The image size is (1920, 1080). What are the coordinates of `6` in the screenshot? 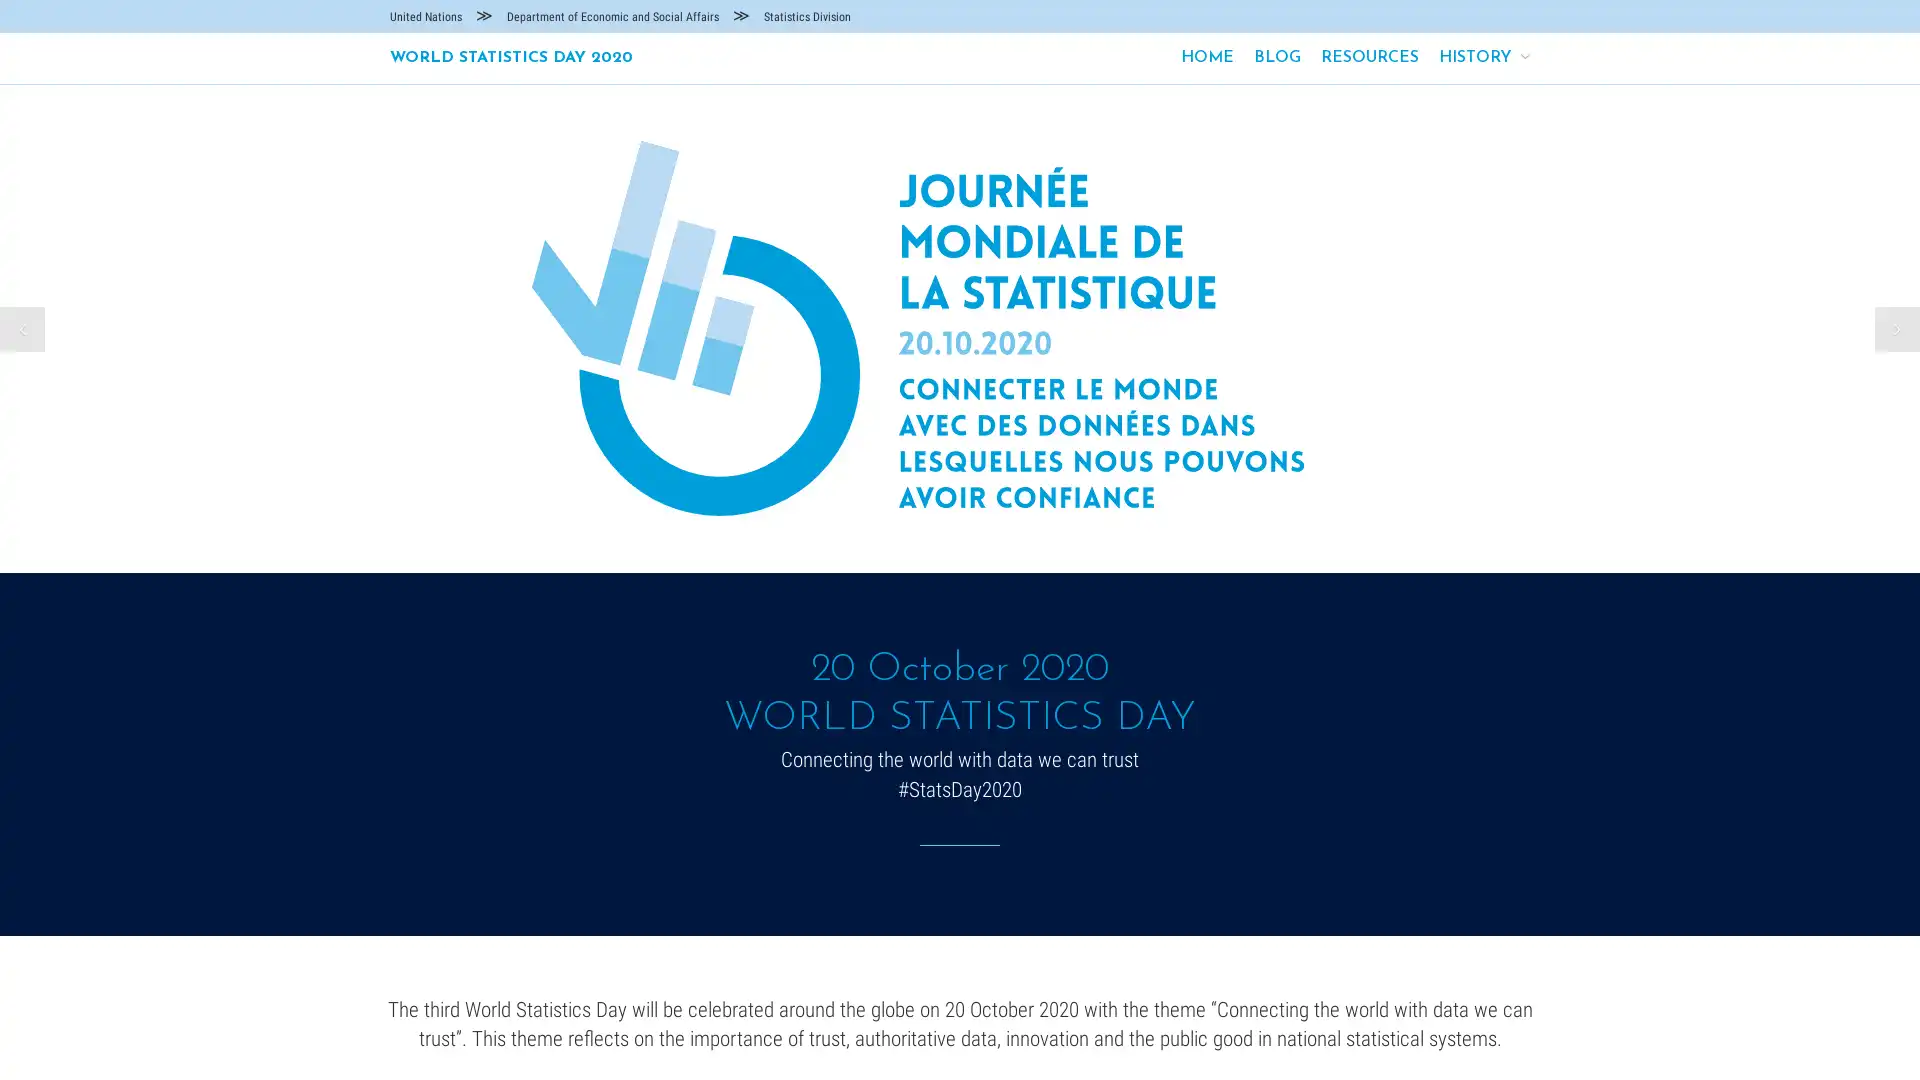 It's located at (1014, 534).